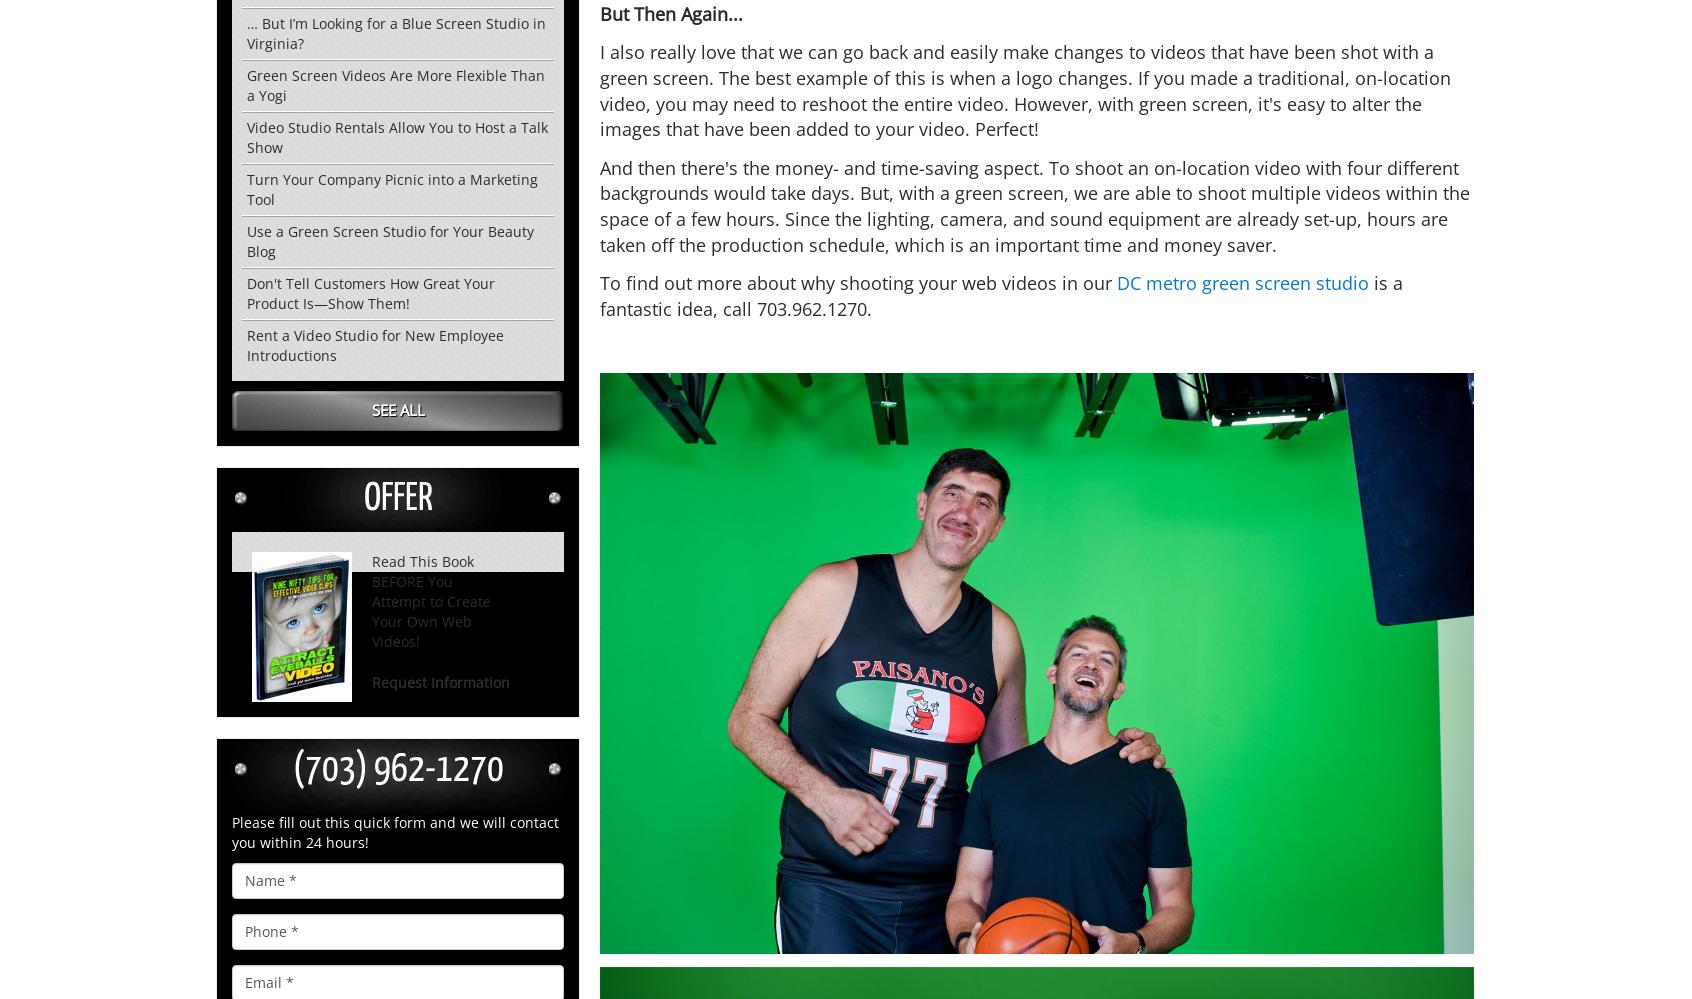 The height and width of the screenshot is (999, 1692). I want to click on 'And then there's the money- and time-saving aspect. To shoot an on-location video with four different backgrounds would take days. But, with a green screen, we are able to shoot multiple videos within the space of a few hours. Since the lighting, camera, and sound equipment are already set-up, hours are taken off the production schedule, which is an important time and money saver.', so click(598, 204).